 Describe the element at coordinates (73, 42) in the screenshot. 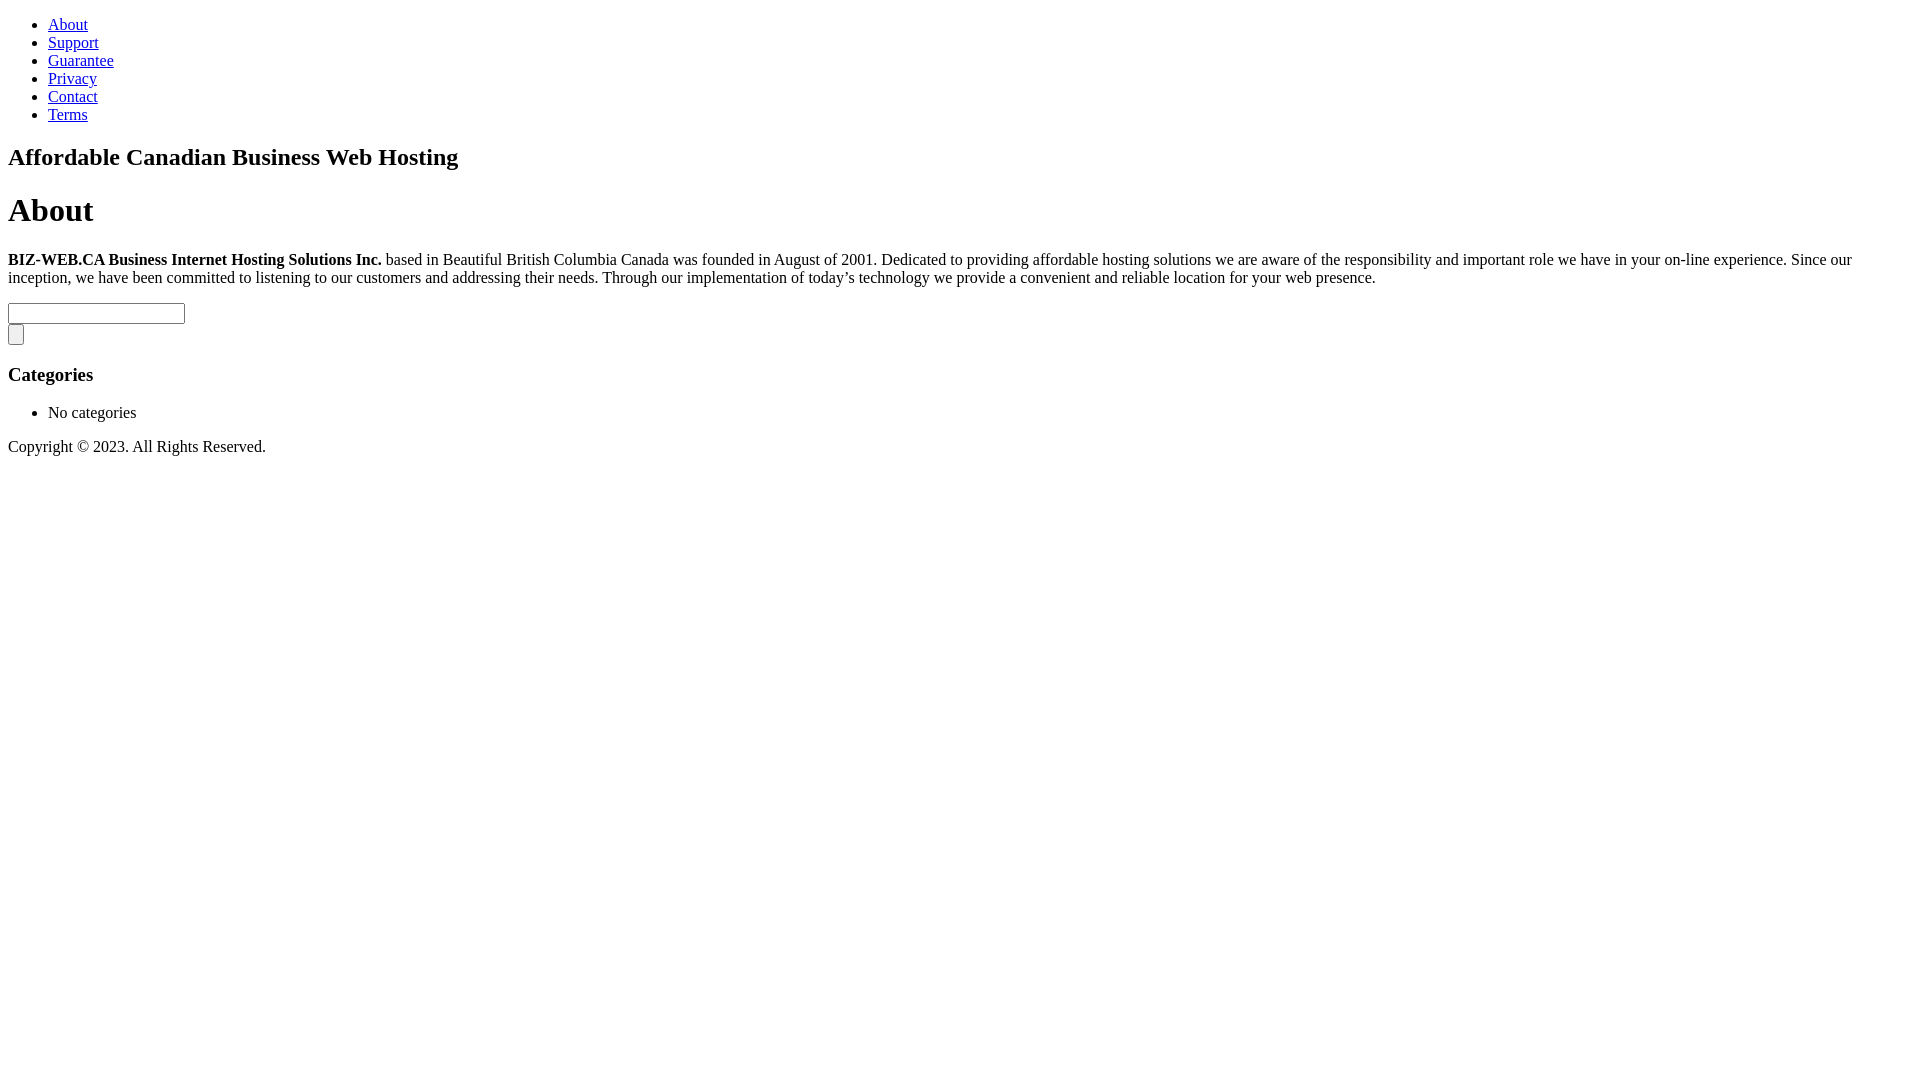

I see `'Support'` at that location.